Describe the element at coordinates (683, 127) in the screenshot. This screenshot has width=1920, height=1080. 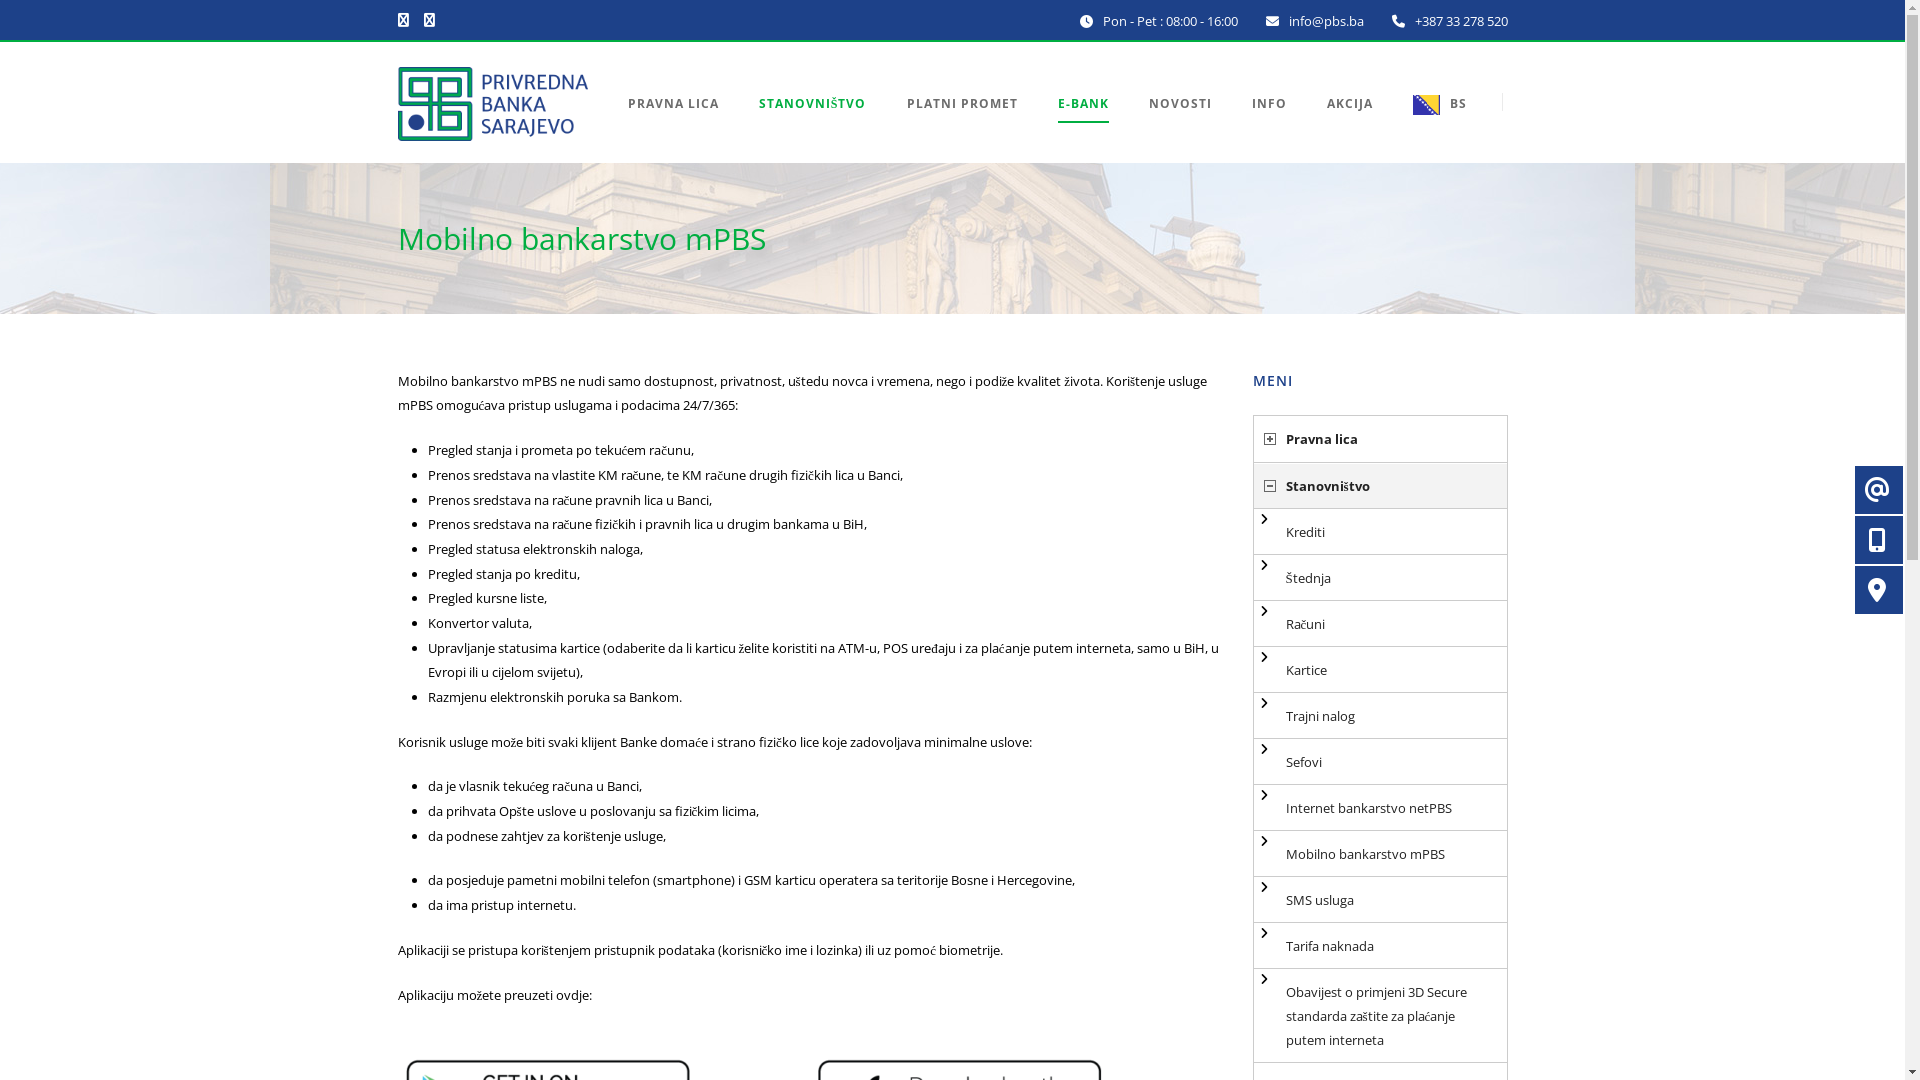
I see `'PRAVNA LICA'` at that location.